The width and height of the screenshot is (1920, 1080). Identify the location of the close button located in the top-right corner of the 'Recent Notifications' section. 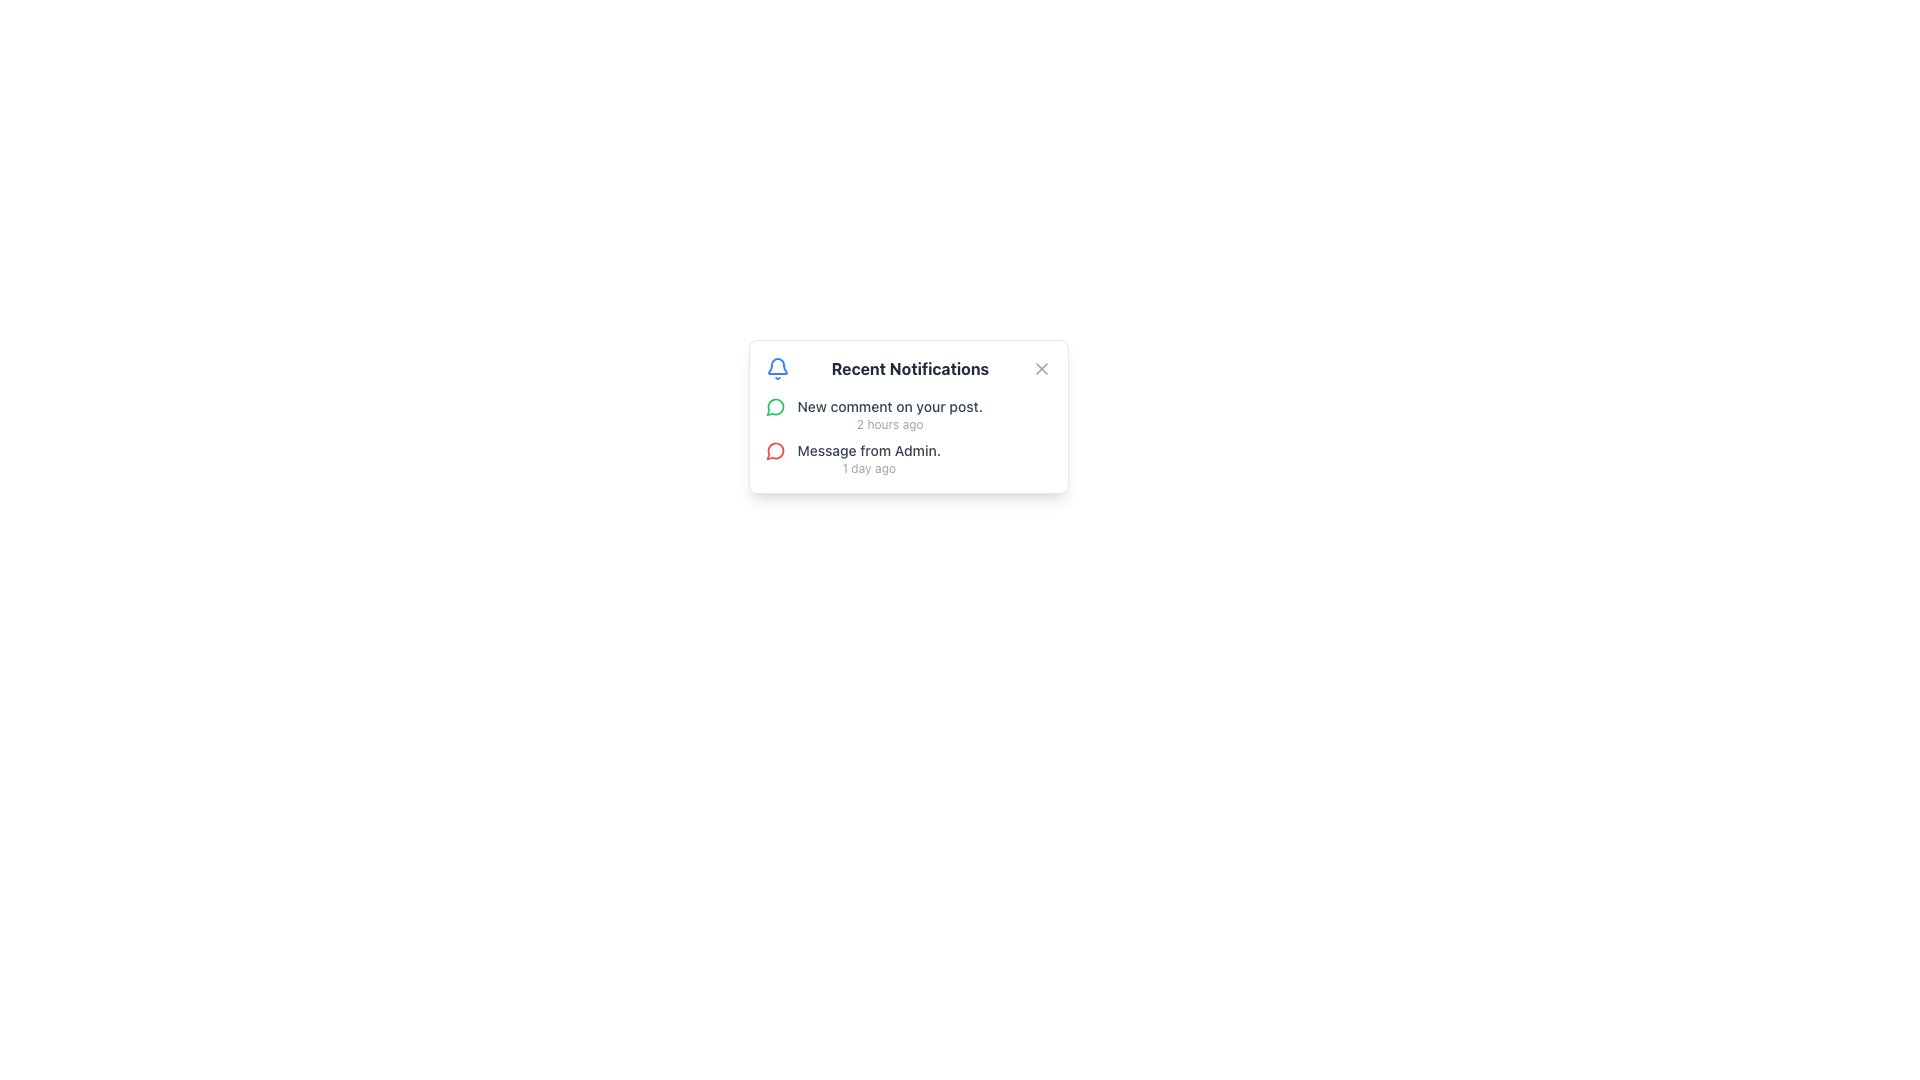
(1040, 369).